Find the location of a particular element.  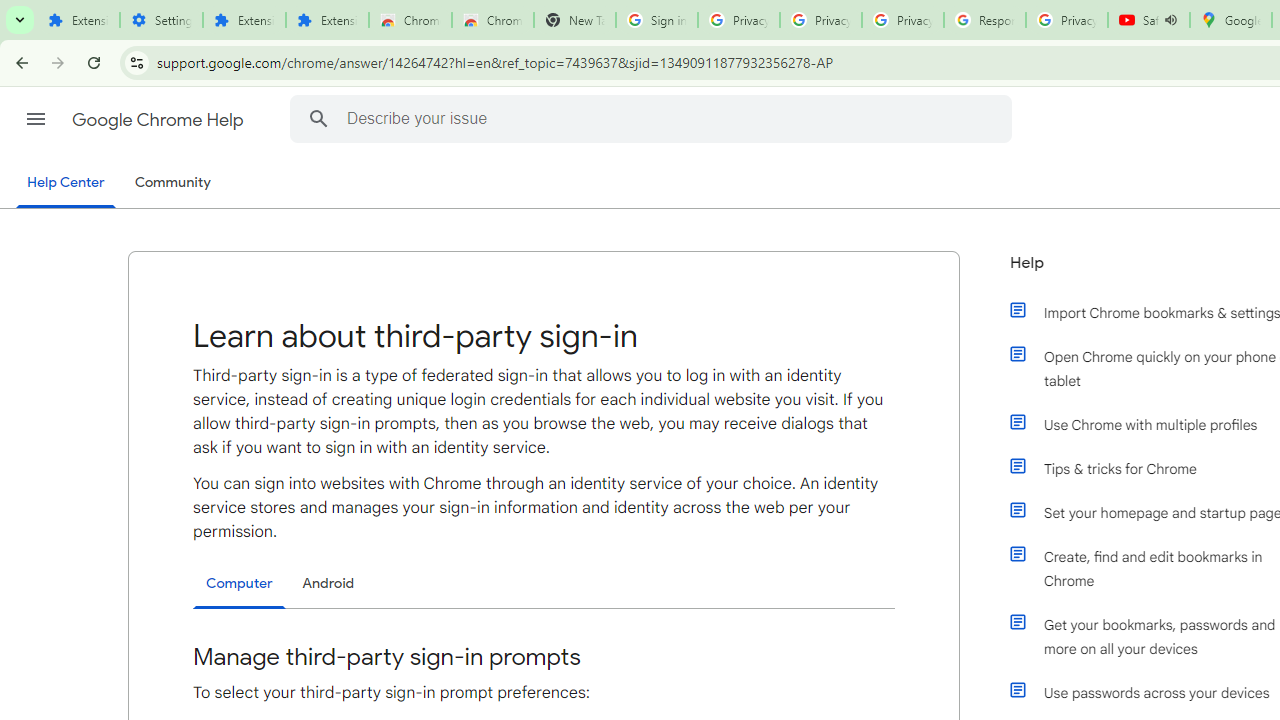

'Android' is located at coordinates (328, 583).